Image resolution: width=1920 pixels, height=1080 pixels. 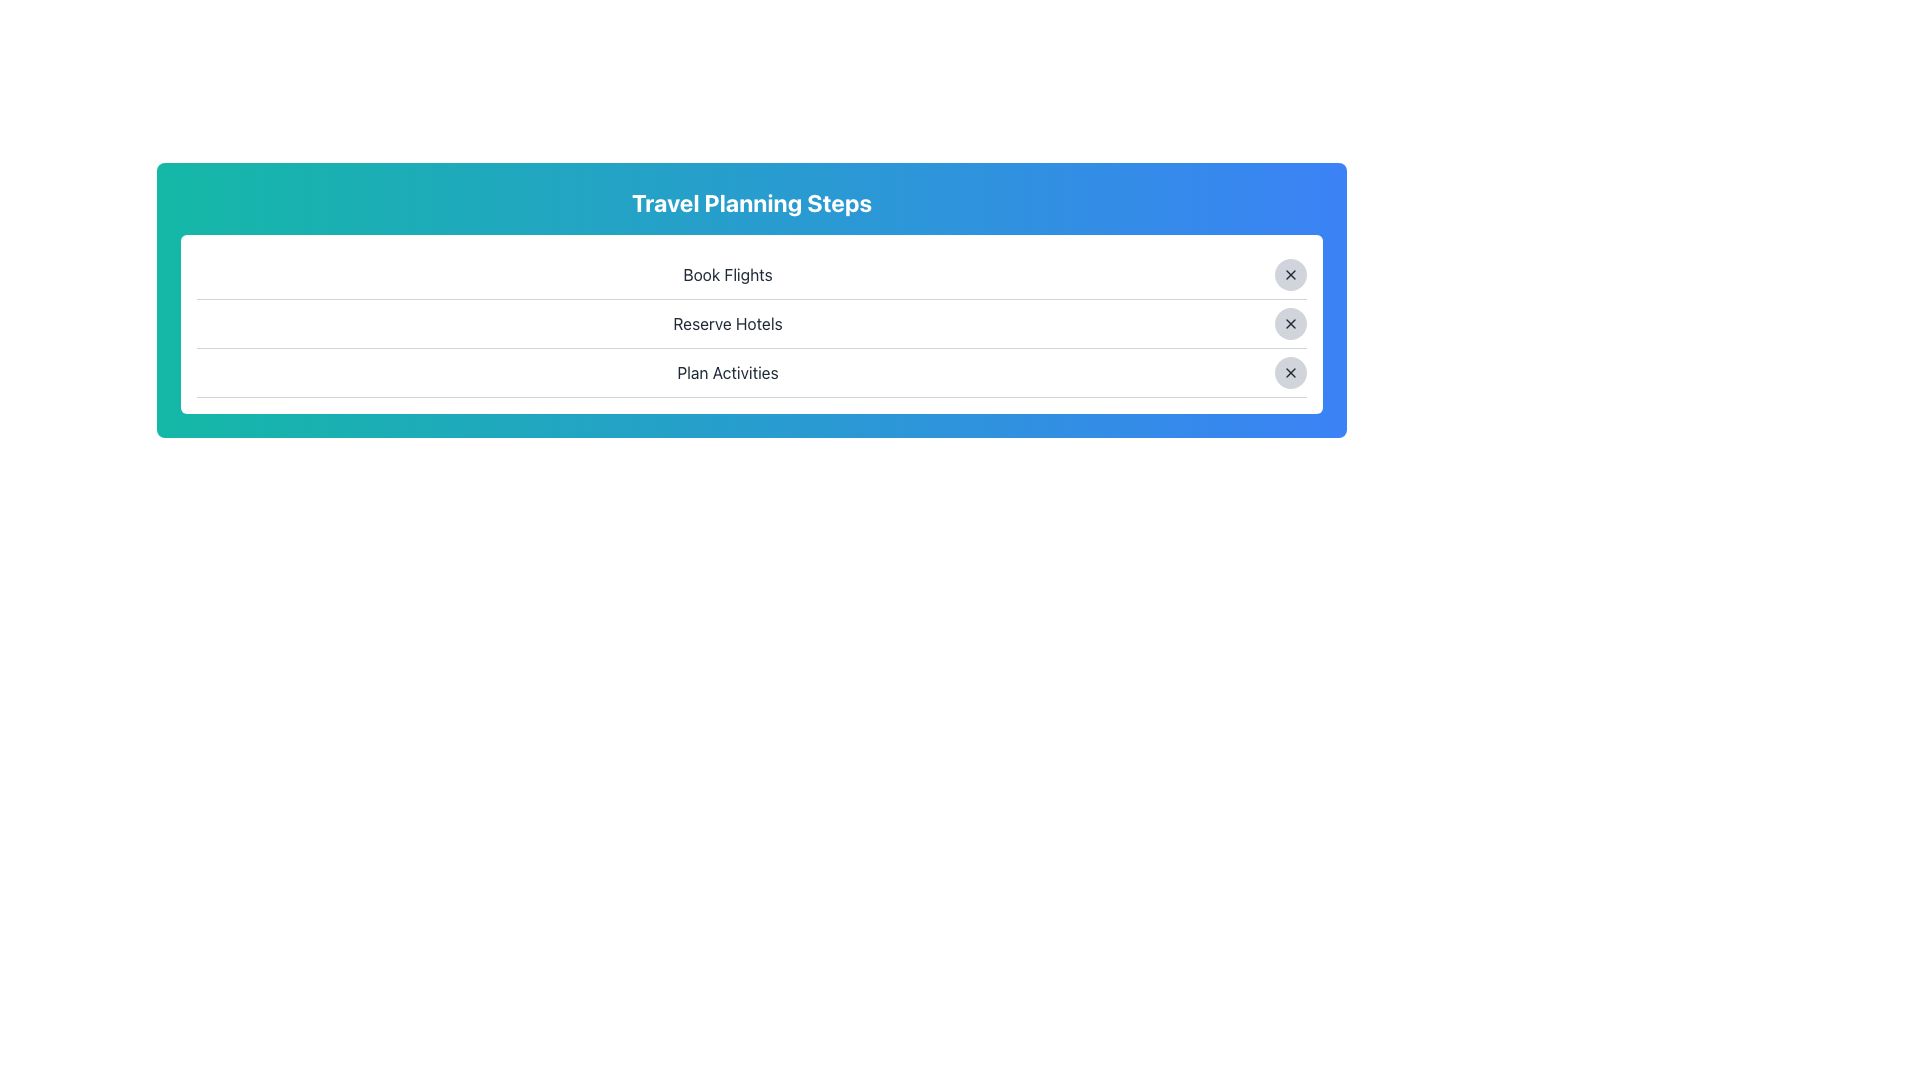 What do you see at coordinates (1291, 373) in the screenshot?
I see `the delete or close button located in the third row of the 'Travel Planning Steps' list` at bounding box center [1291, 373].